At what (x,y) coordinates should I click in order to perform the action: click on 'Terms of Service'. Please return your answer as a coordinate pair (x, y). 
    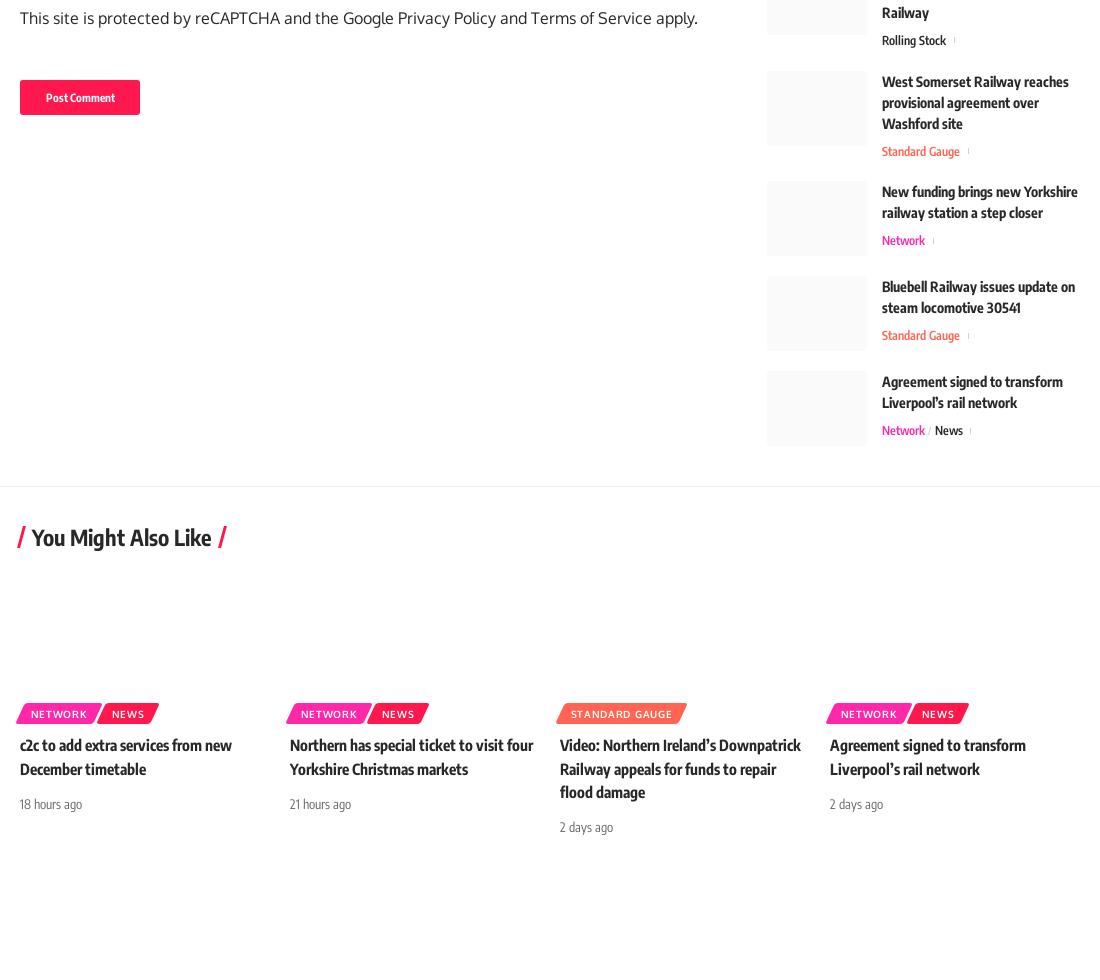
    Looking at the image, I should click on (590, 45).